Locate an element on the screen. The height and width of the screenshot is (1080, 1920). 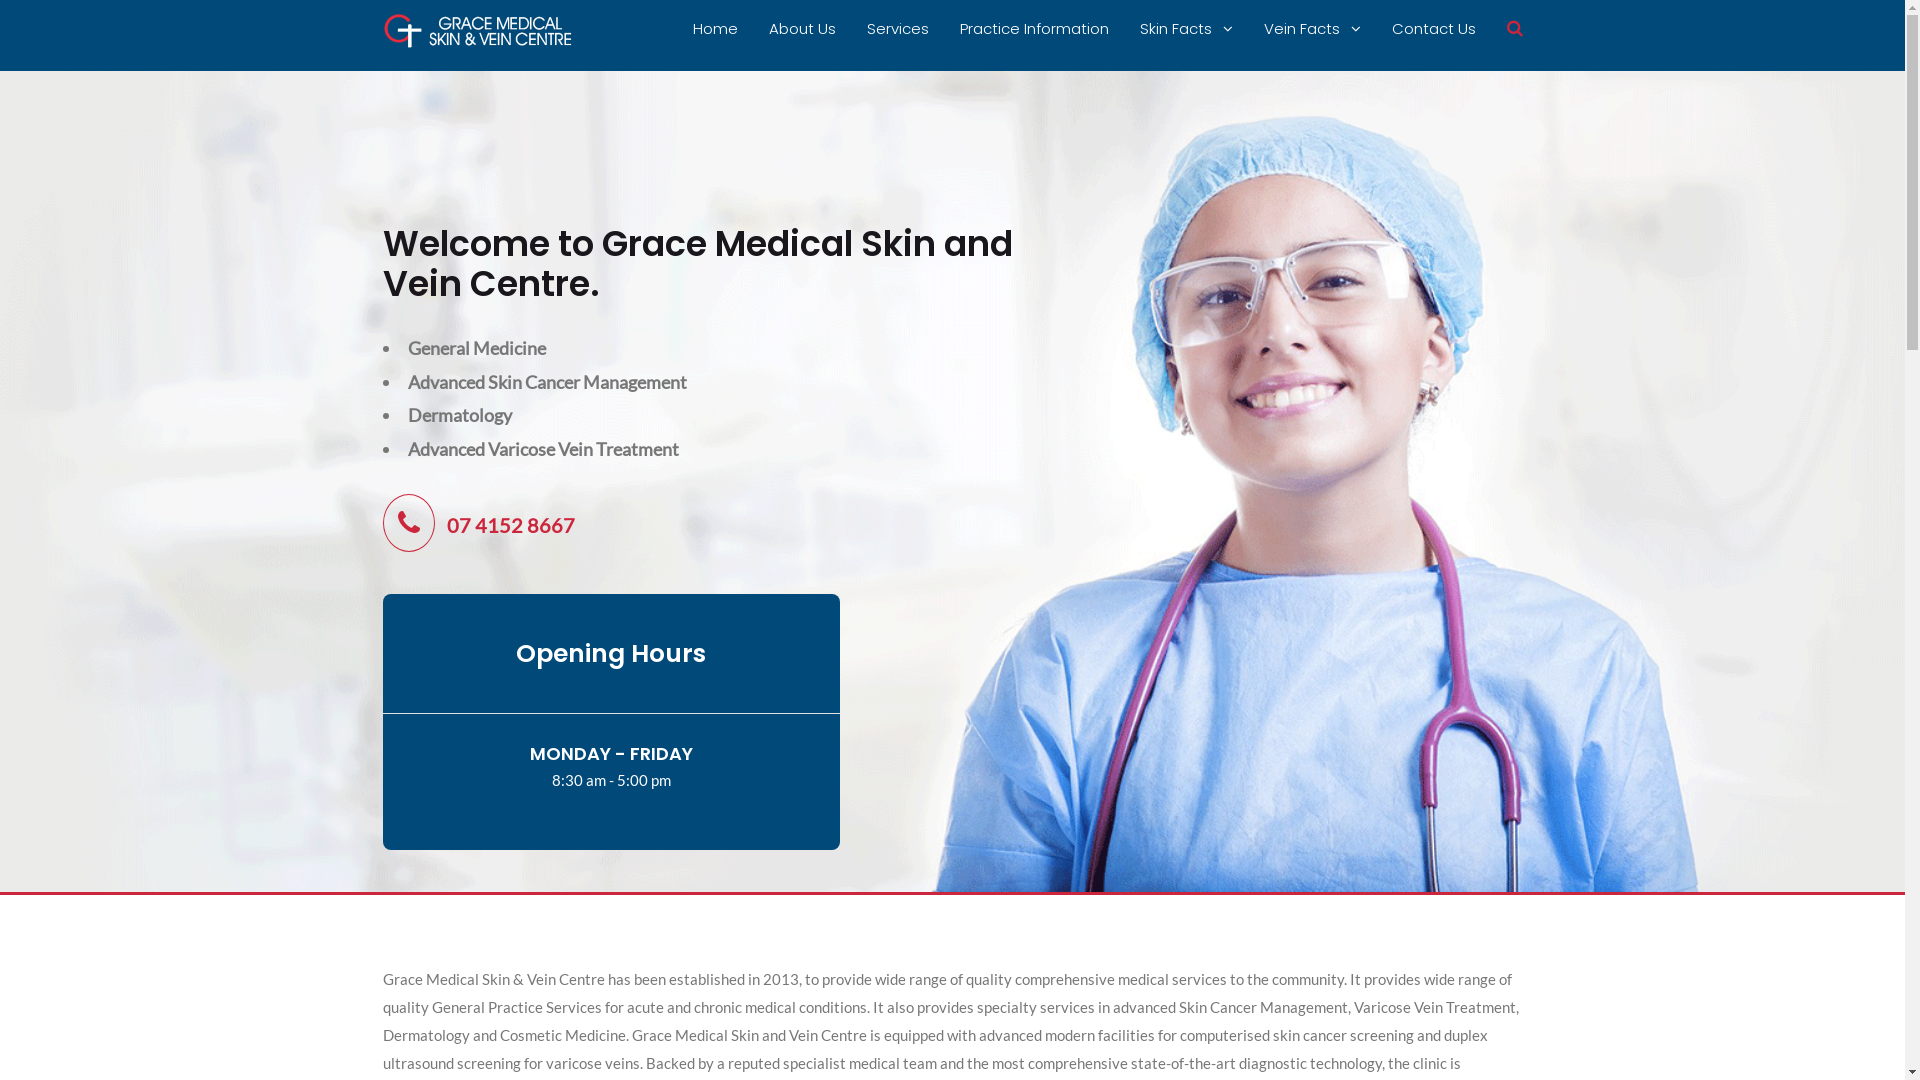
'Contact Us' is located at coordinates (1433, 29).